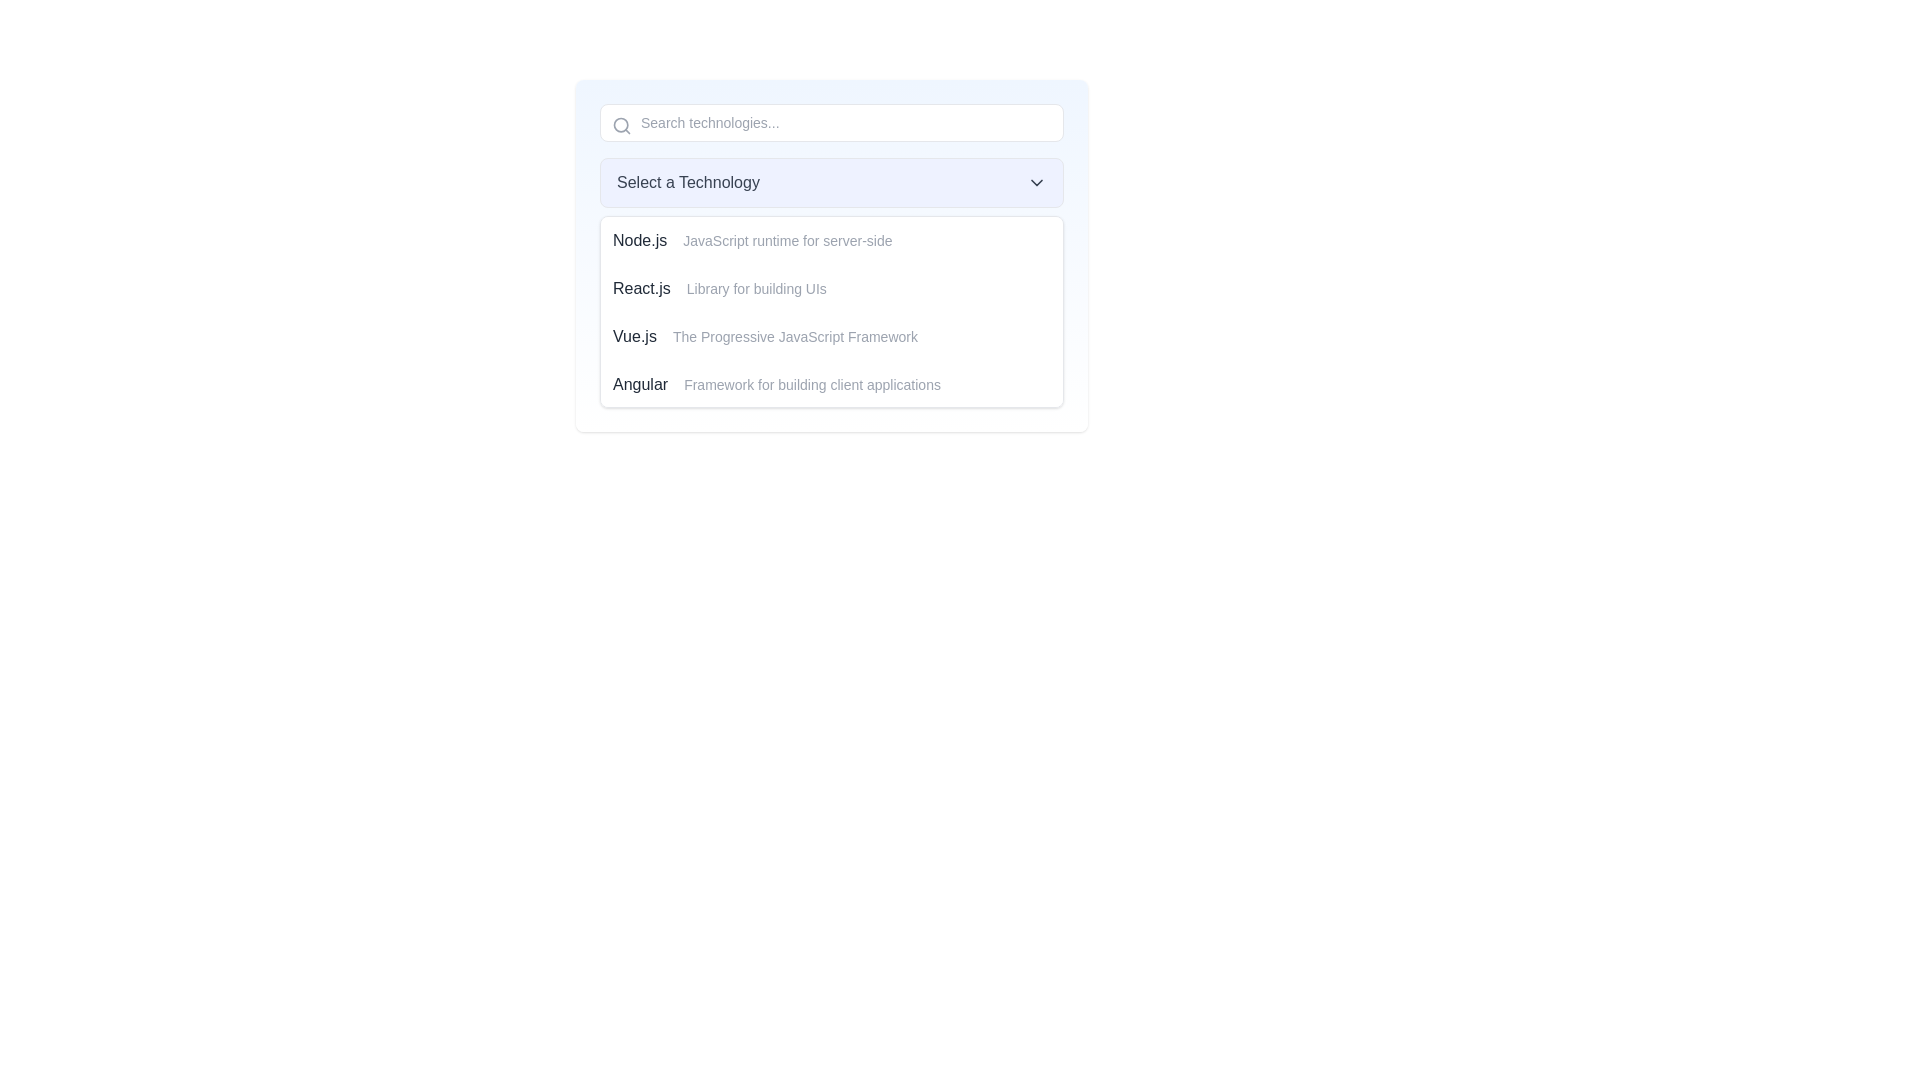 The height and width of the screenshot is (1080, 1920). I want to click on the text label displaying 'Framework for building client applications', which is styled in light gray and positioned to the right of the 'Angular' label, so click(812, 385).